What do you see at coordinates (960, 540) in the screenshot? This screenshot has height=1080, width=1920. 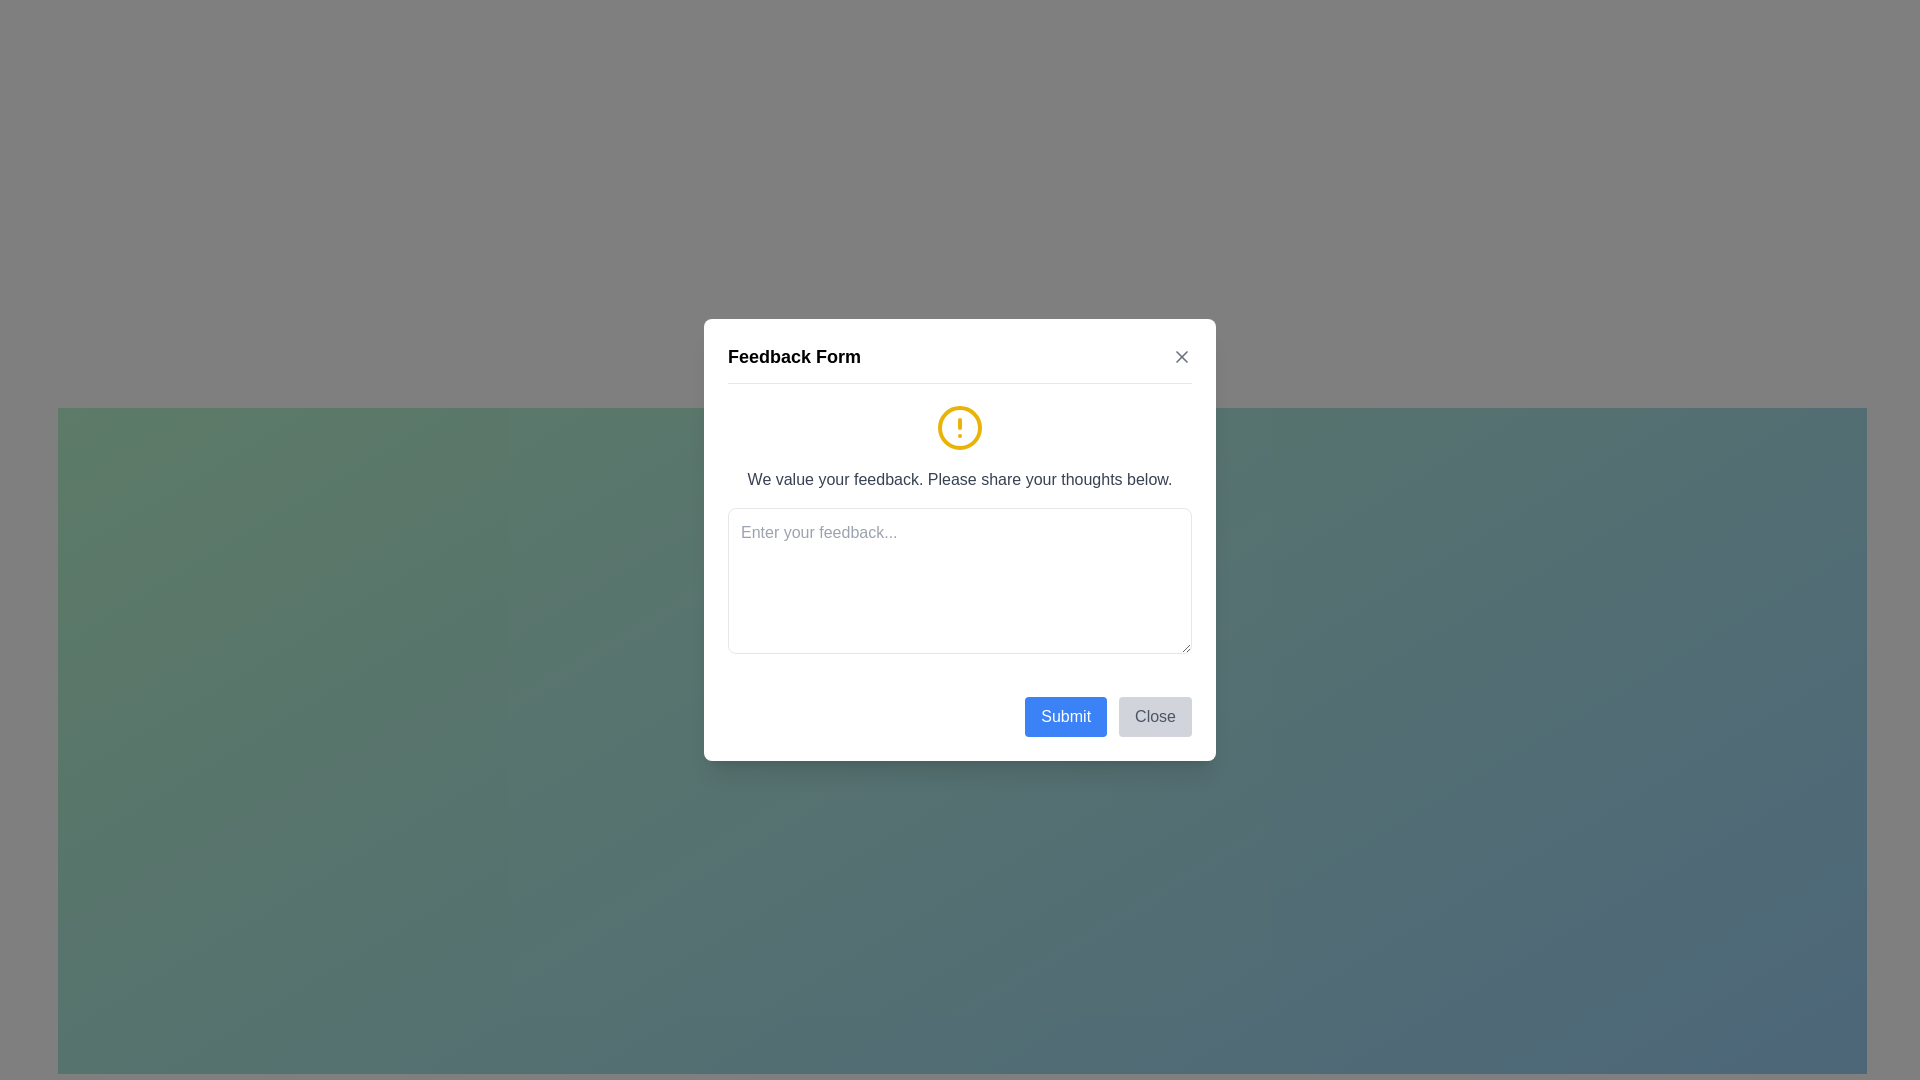 I see `the text area for input in the 'Feedback Form' modal dialog` at bounding box center [960, 540].